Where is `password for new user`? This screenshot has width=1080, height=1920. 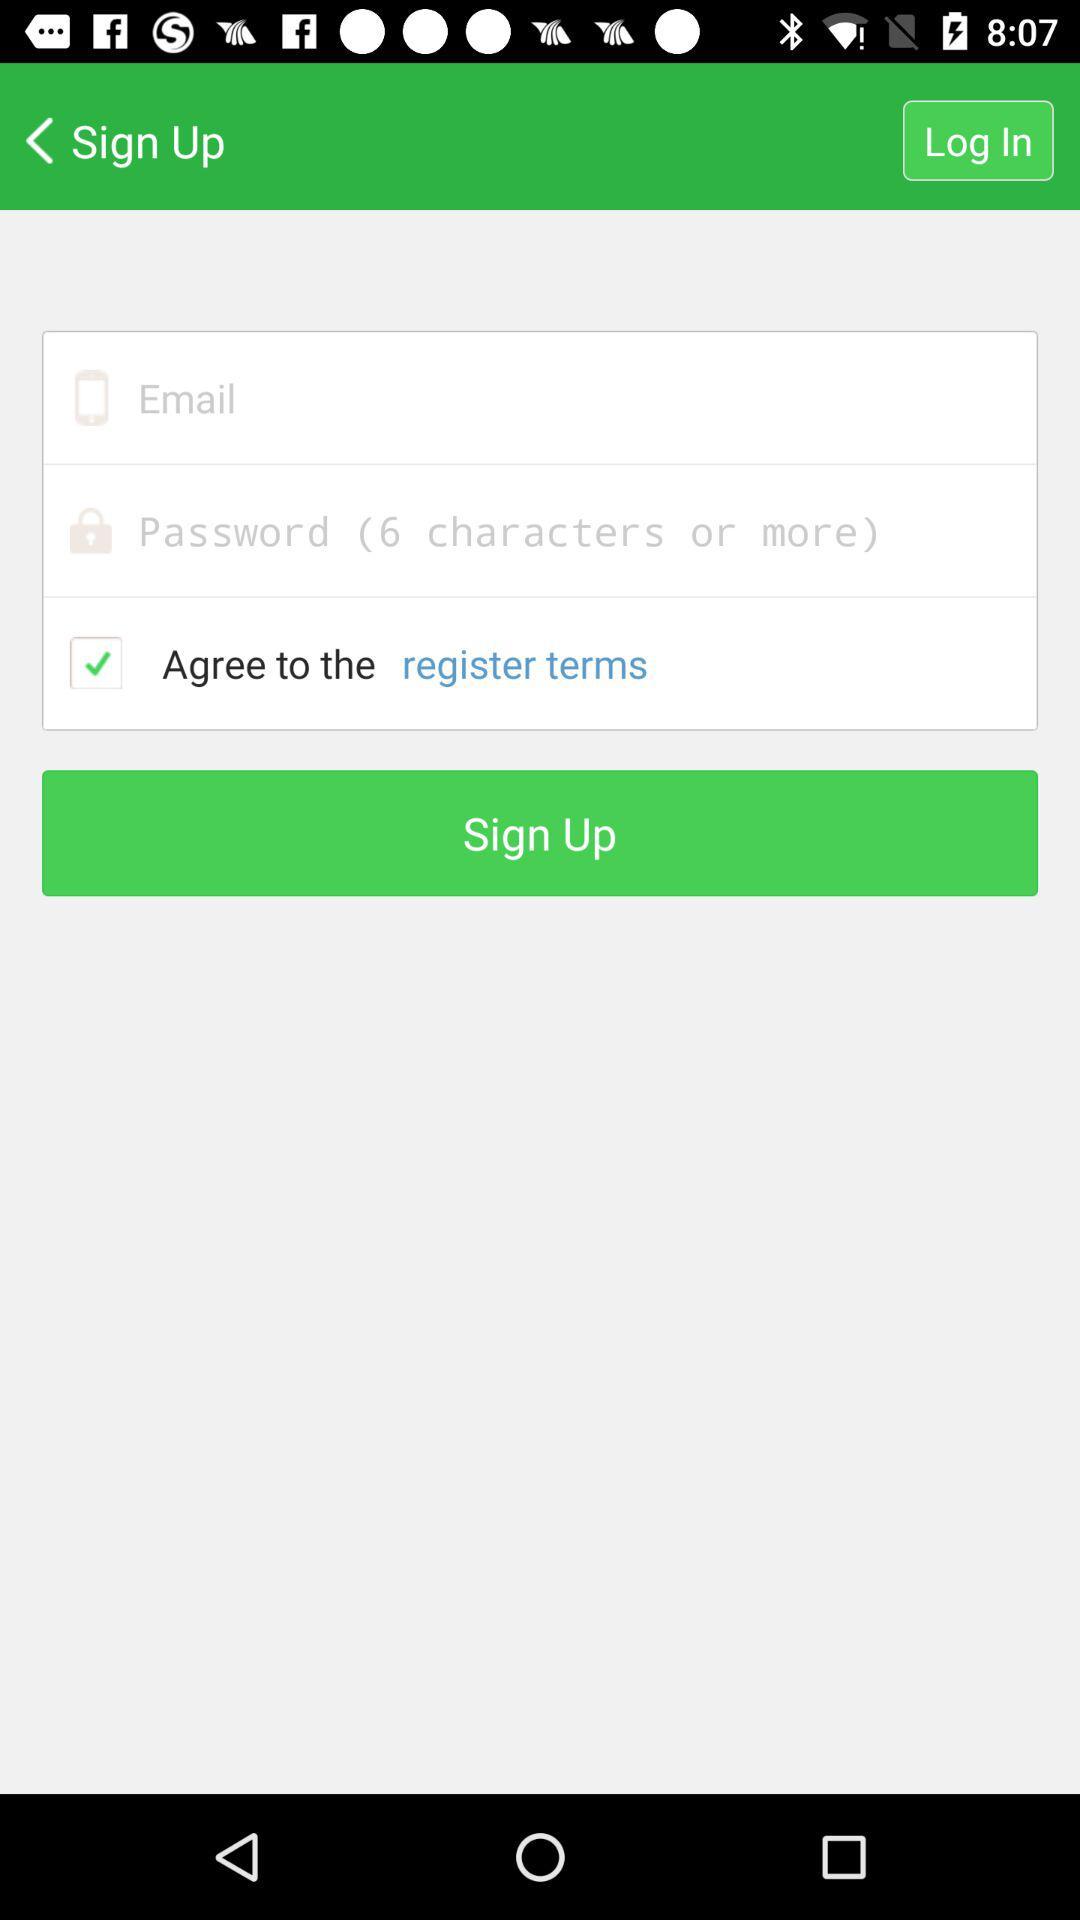
password for new user is located at coordinates (540, 530).